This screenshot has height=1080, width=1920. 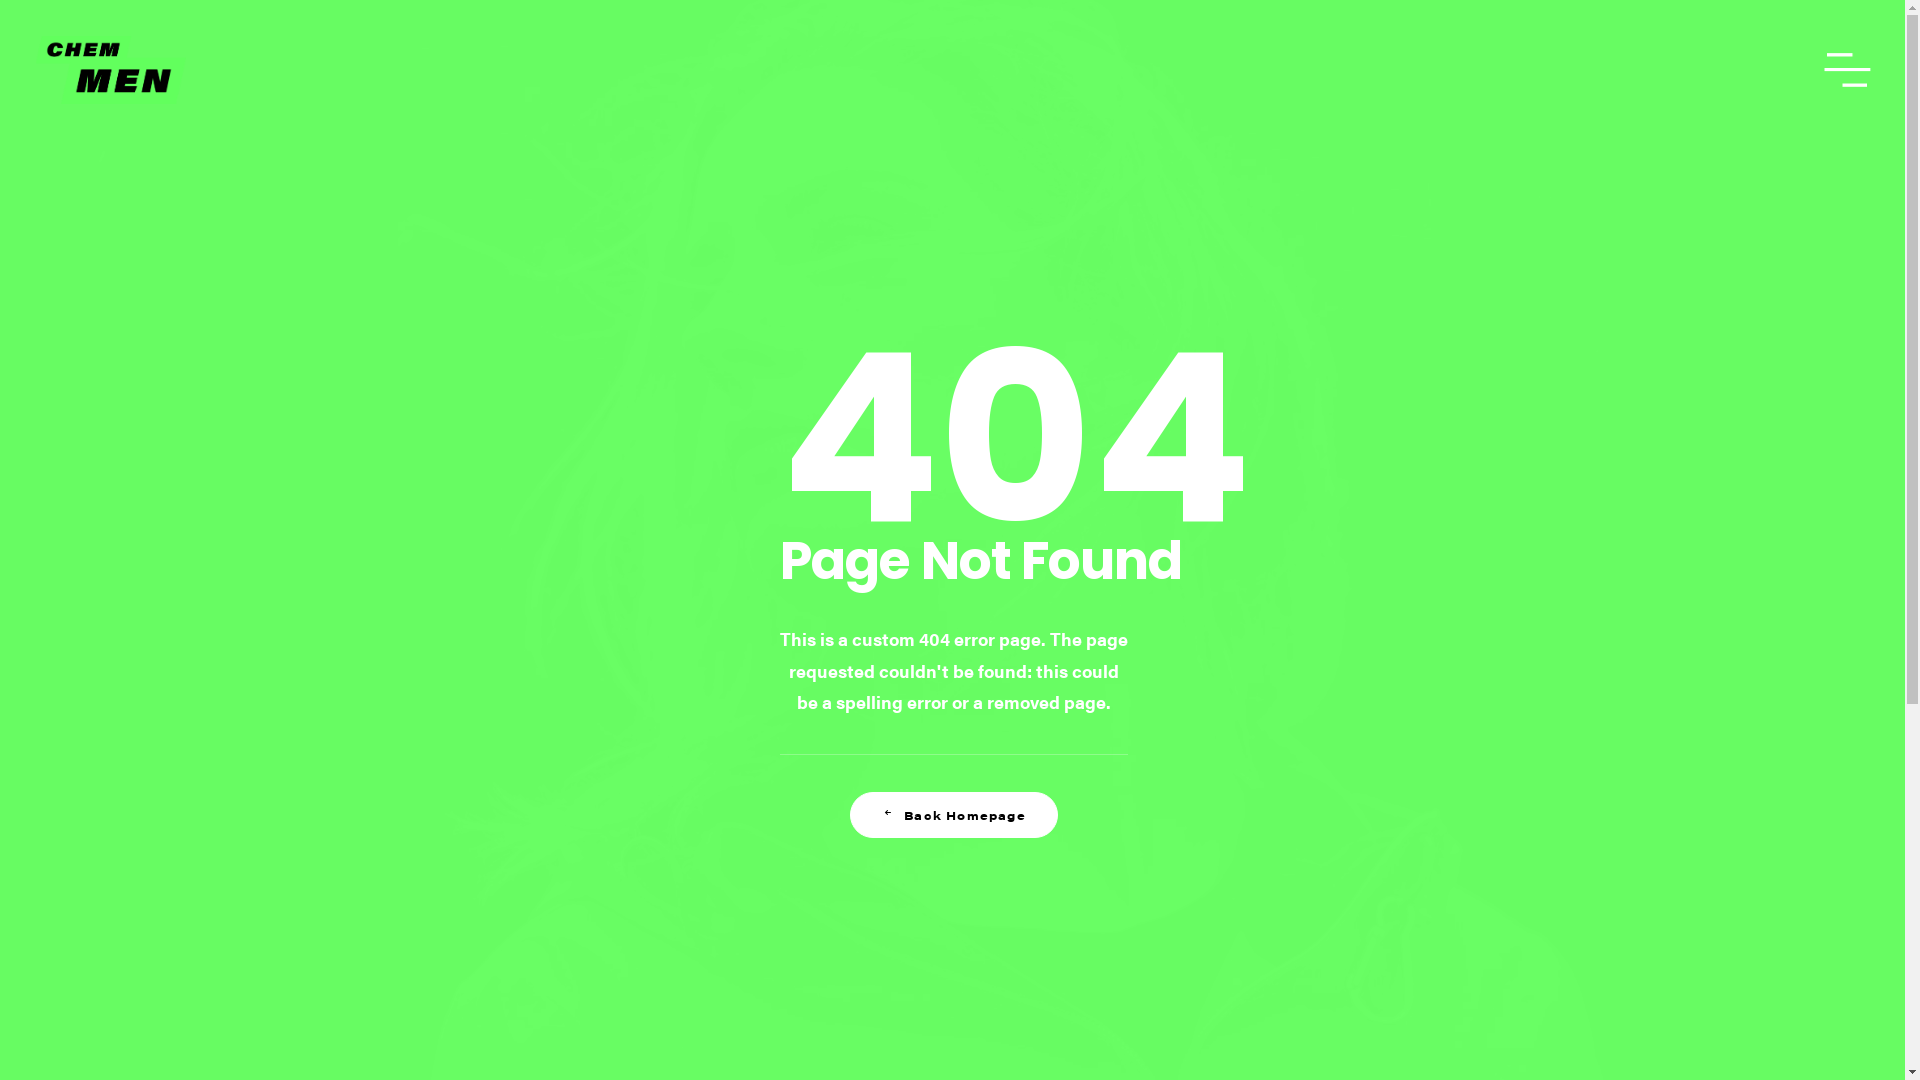 I want to click on 'home', so click(x=109, y=68).